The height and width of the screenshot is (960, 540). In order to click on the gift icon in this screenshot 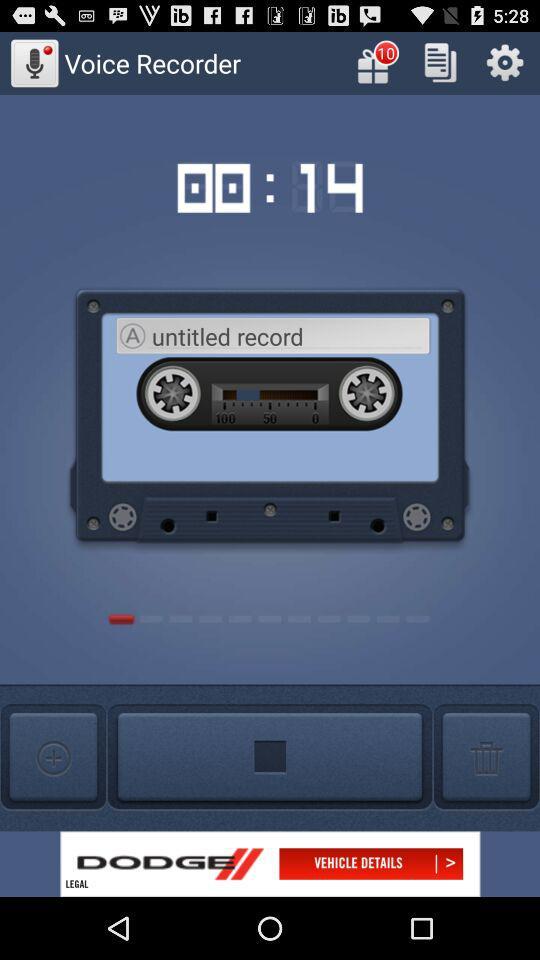, I will do `click(376, 67)`.